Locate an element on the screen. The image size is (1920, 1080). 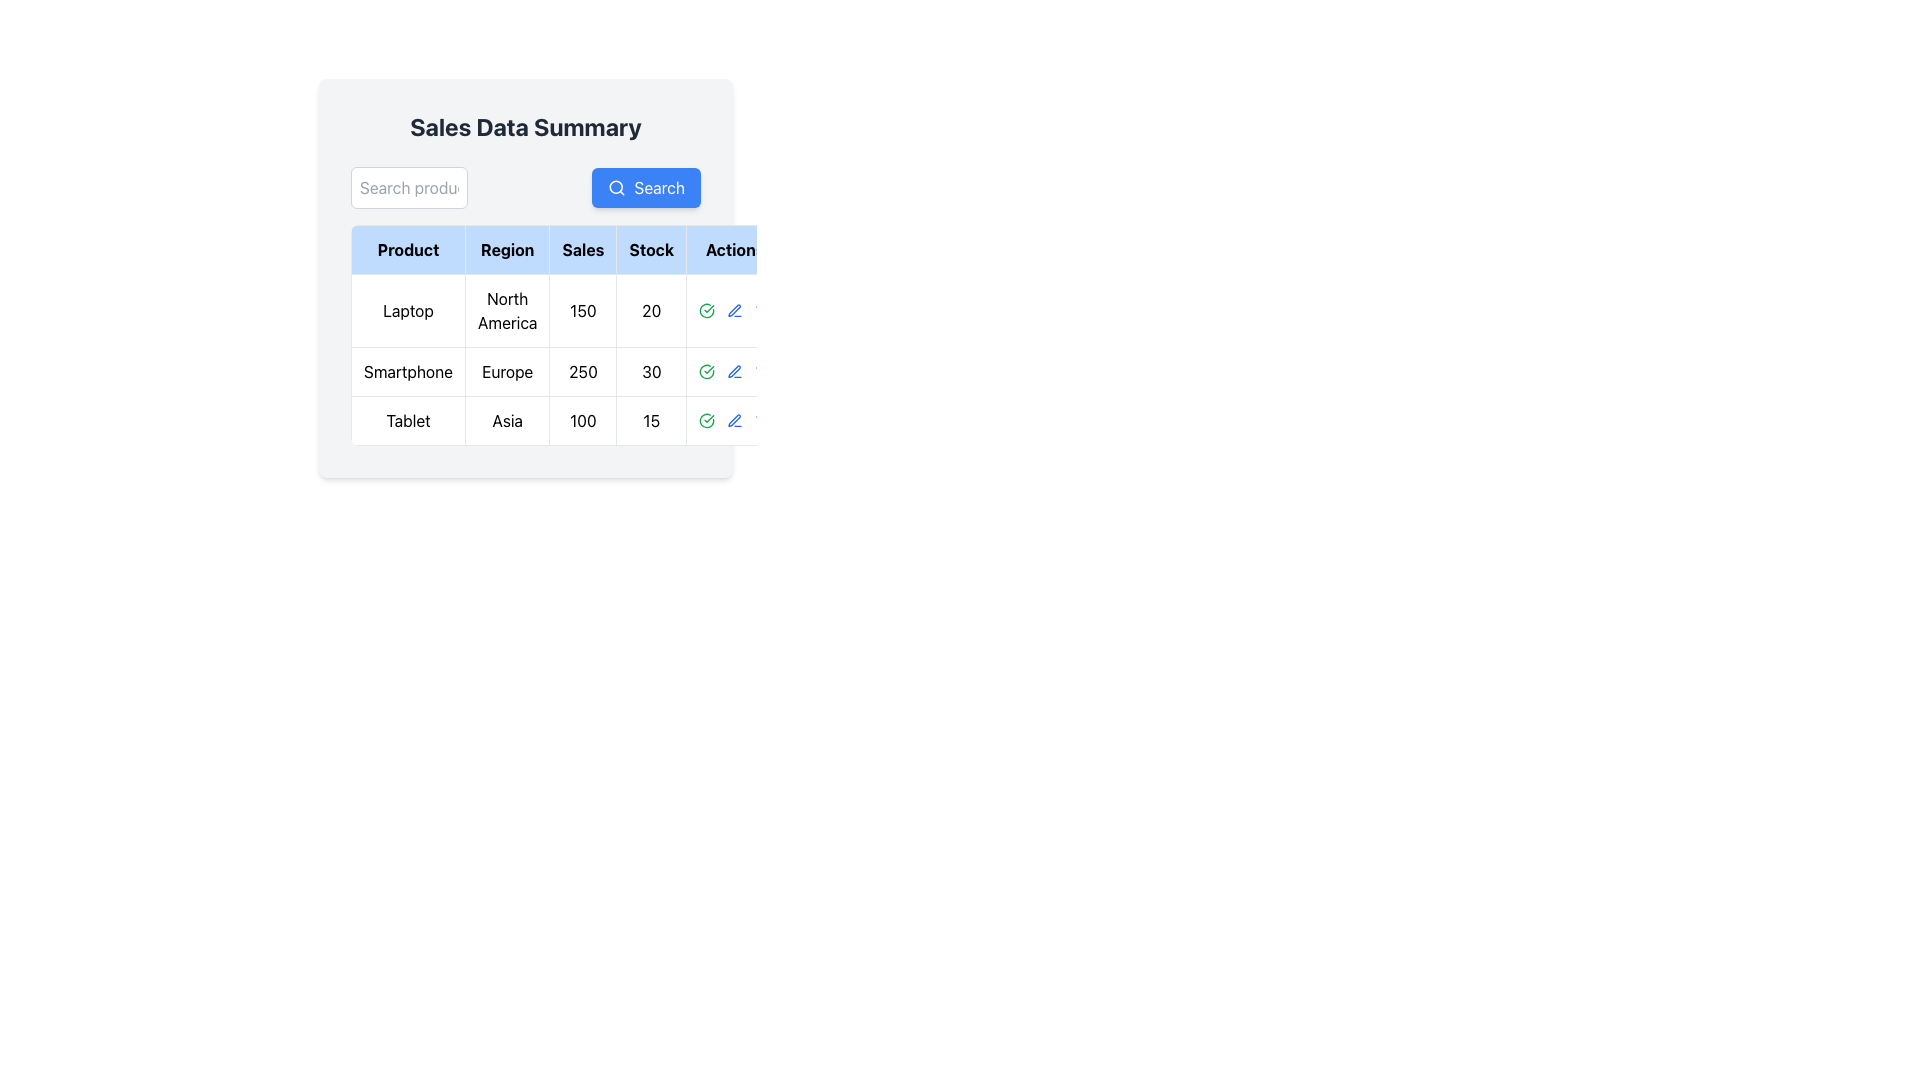
the text label 'Sales' which is the third column header in the table, styled in bold within a light blue background is located at coordinates (582, 249).